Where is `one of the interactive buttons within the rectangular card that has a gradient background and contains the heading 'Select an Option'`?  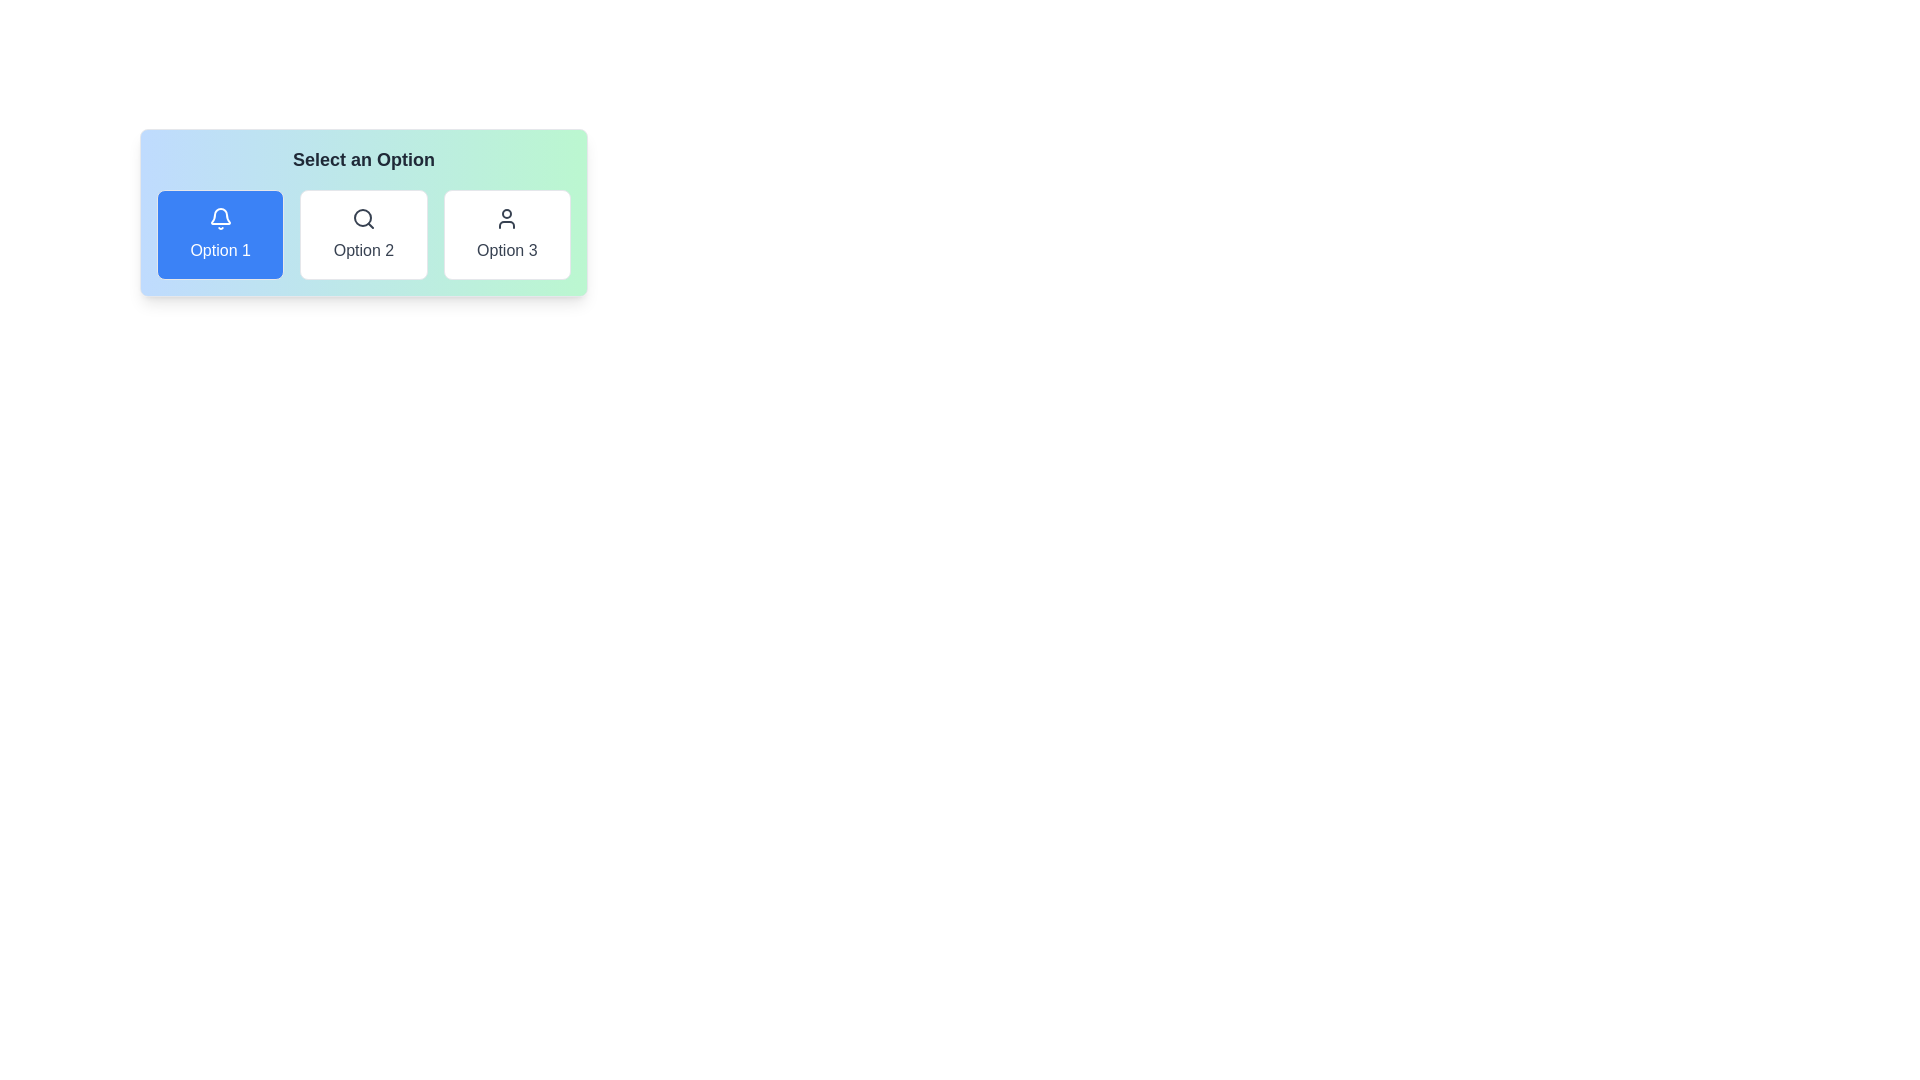 one of the interactive buttons within the rectangular card that has a gradient background and contains the heading 'Select an Option' is located at coordinates (364, 212).